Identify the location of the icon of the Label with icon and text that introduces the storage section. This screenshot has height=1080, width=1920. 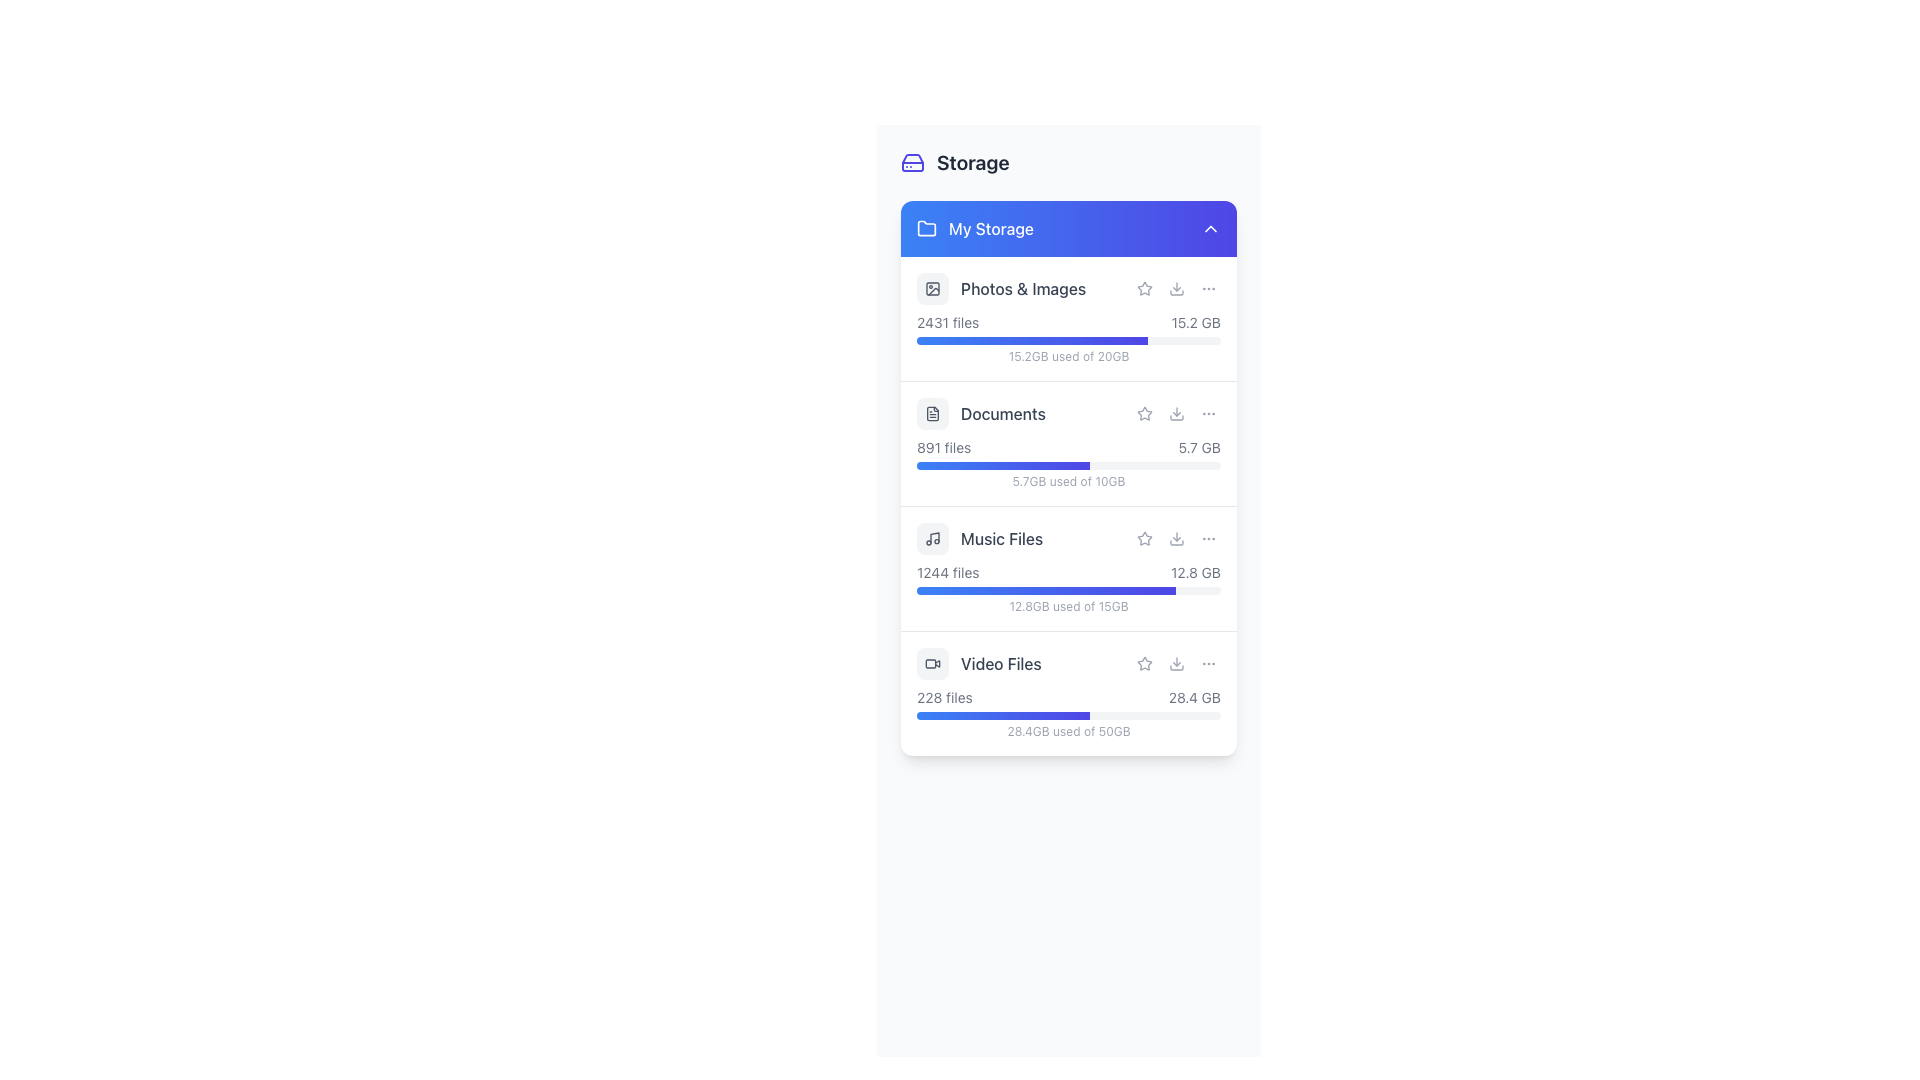
(954, 161).